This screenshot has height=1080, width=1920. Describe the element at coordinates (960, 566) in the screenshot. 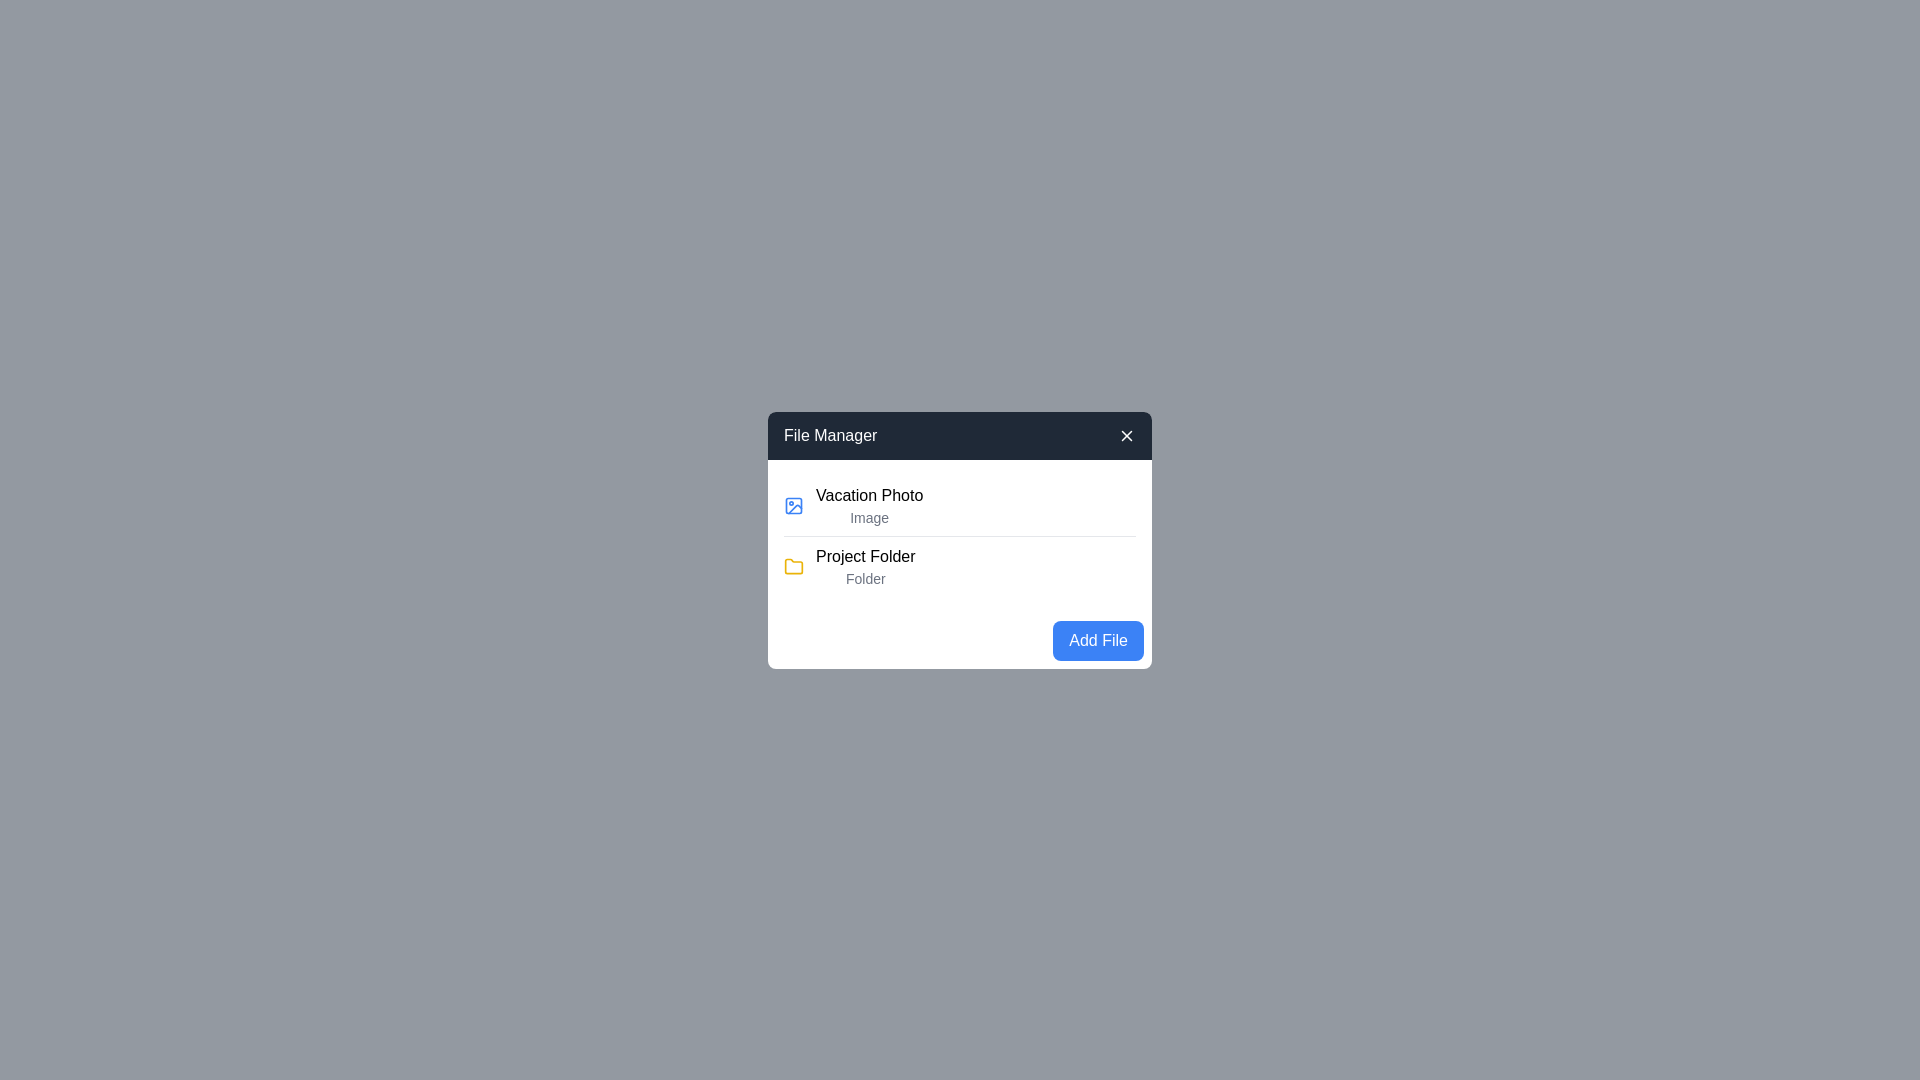

I see `the item Project Folder from the file list` at that location.